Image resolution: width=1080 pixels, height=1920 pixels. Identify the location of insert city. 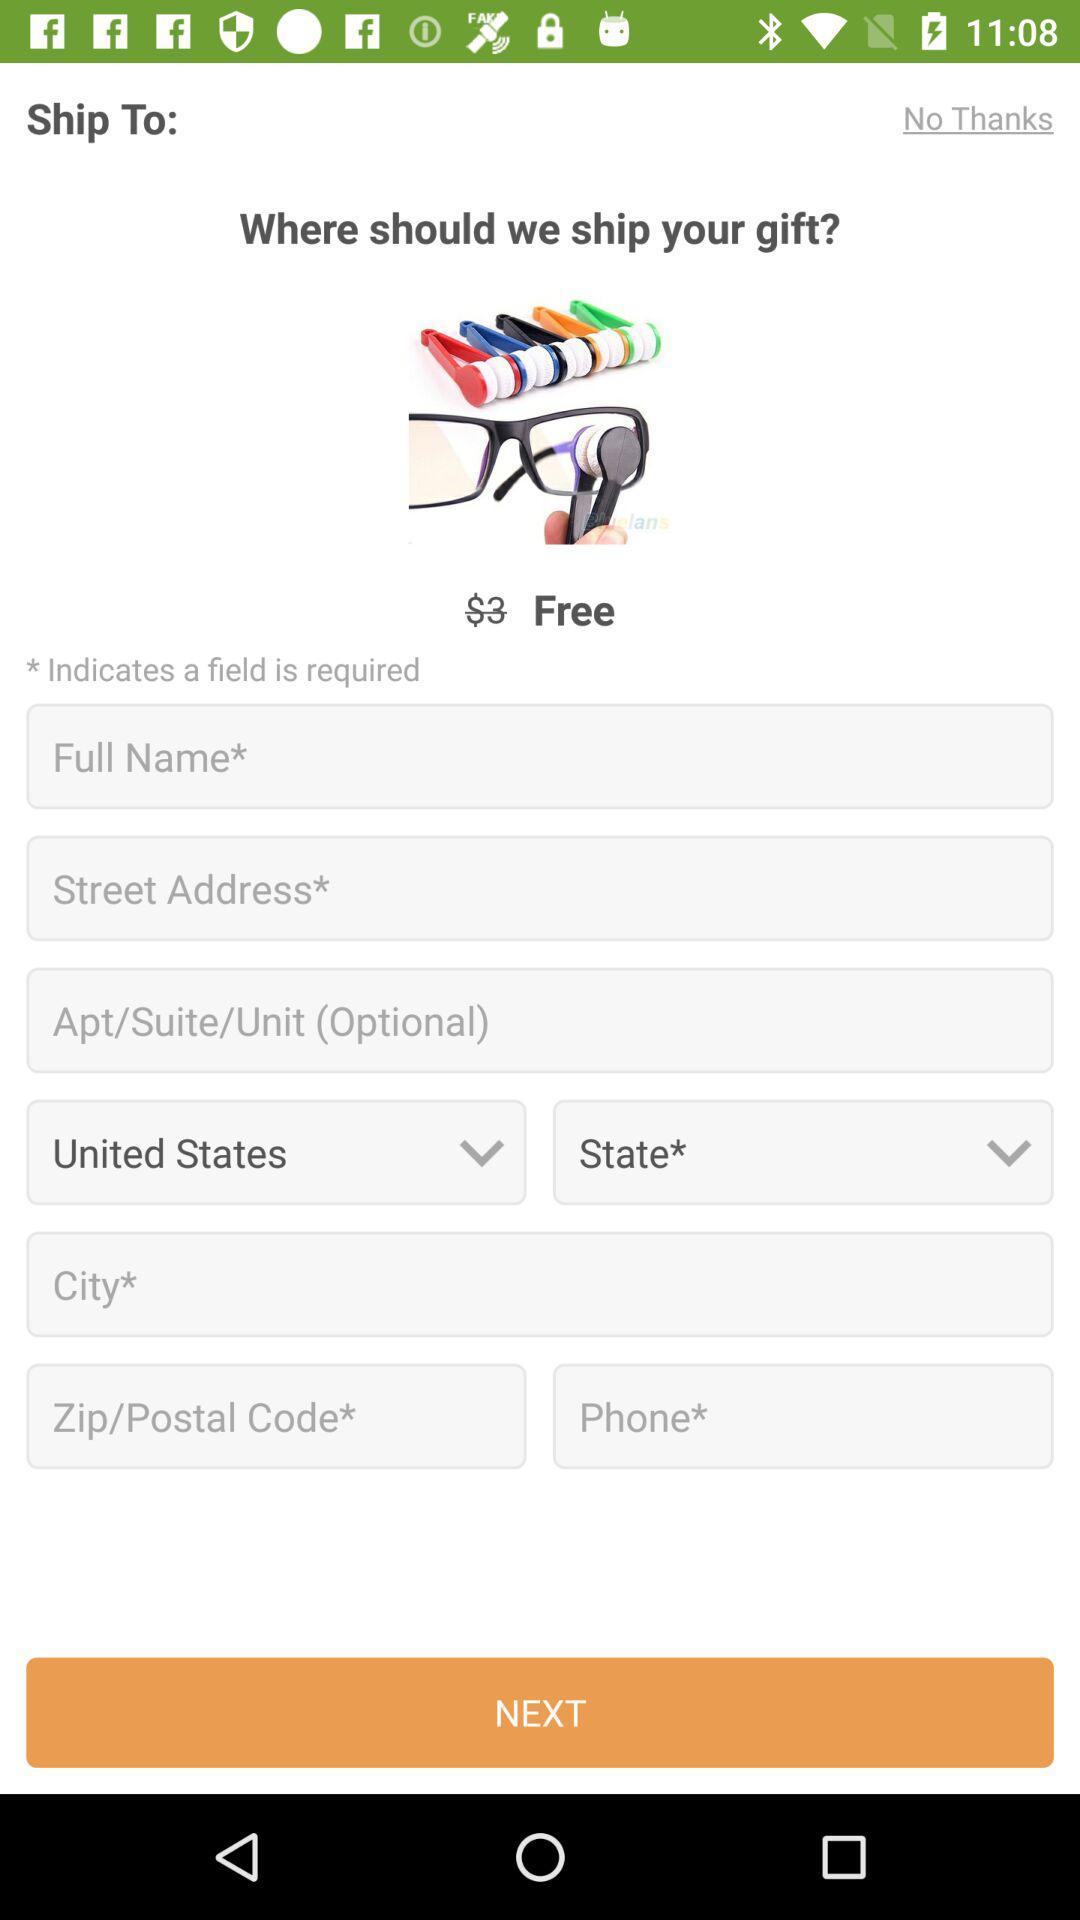
(540, 1284).